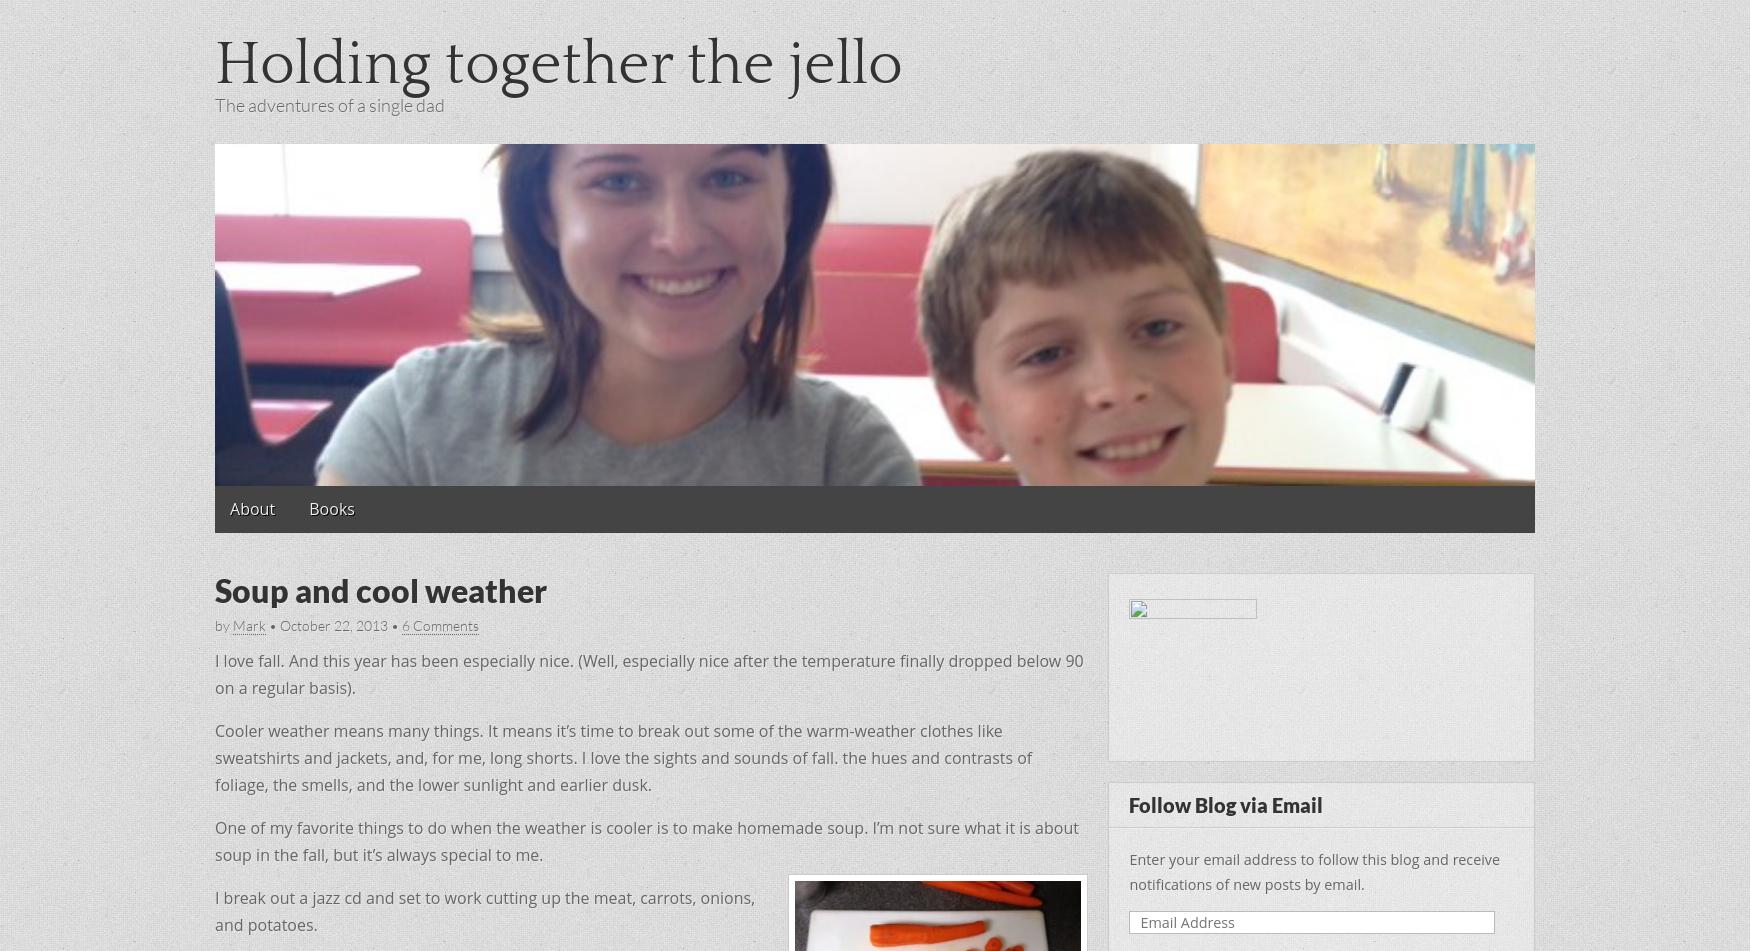 The image size is (1750, 951). I want to click on 'I love fall. And this year has been especially nice. (Well, especially nice after the temperature finally dropped below 90 on a regular basis).', so click(648, 673).